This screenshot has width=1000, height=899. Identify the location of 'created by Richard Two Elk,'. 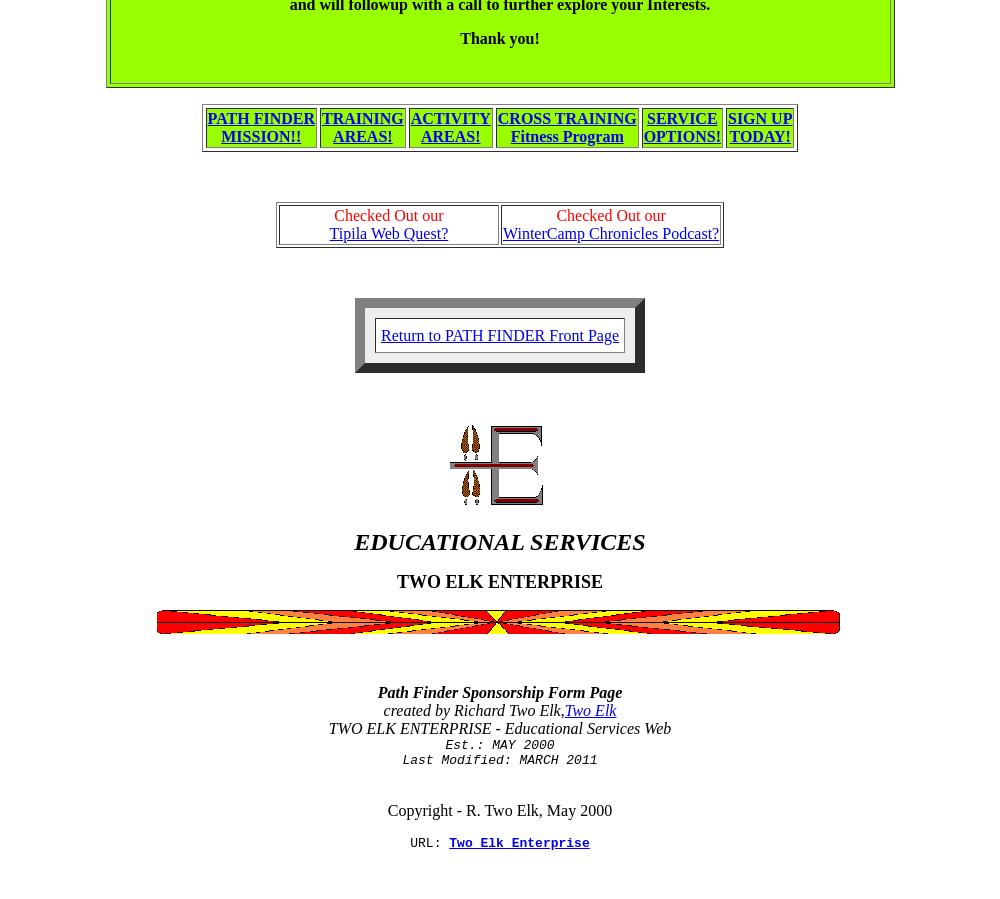
(472, 709).